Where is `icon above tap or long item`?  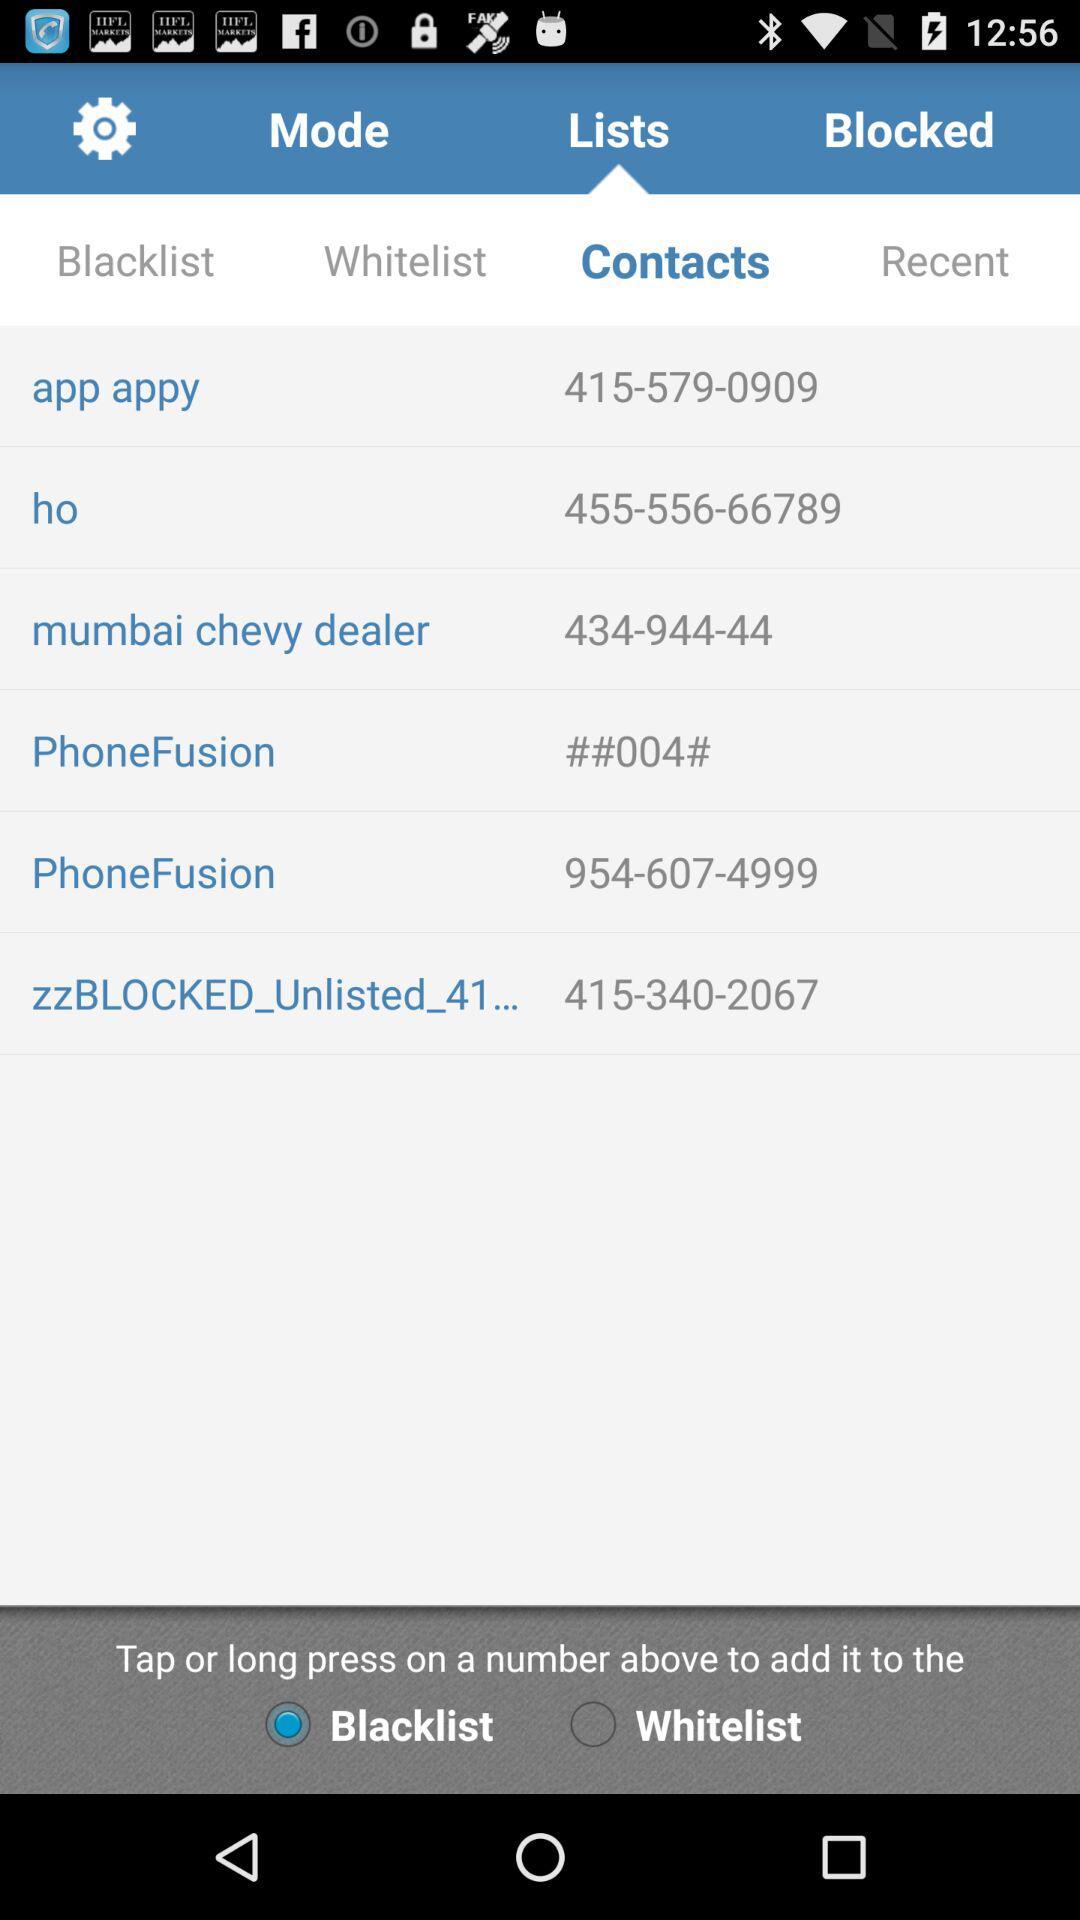
icon above tap or long item is located at coordinates (814, 993).